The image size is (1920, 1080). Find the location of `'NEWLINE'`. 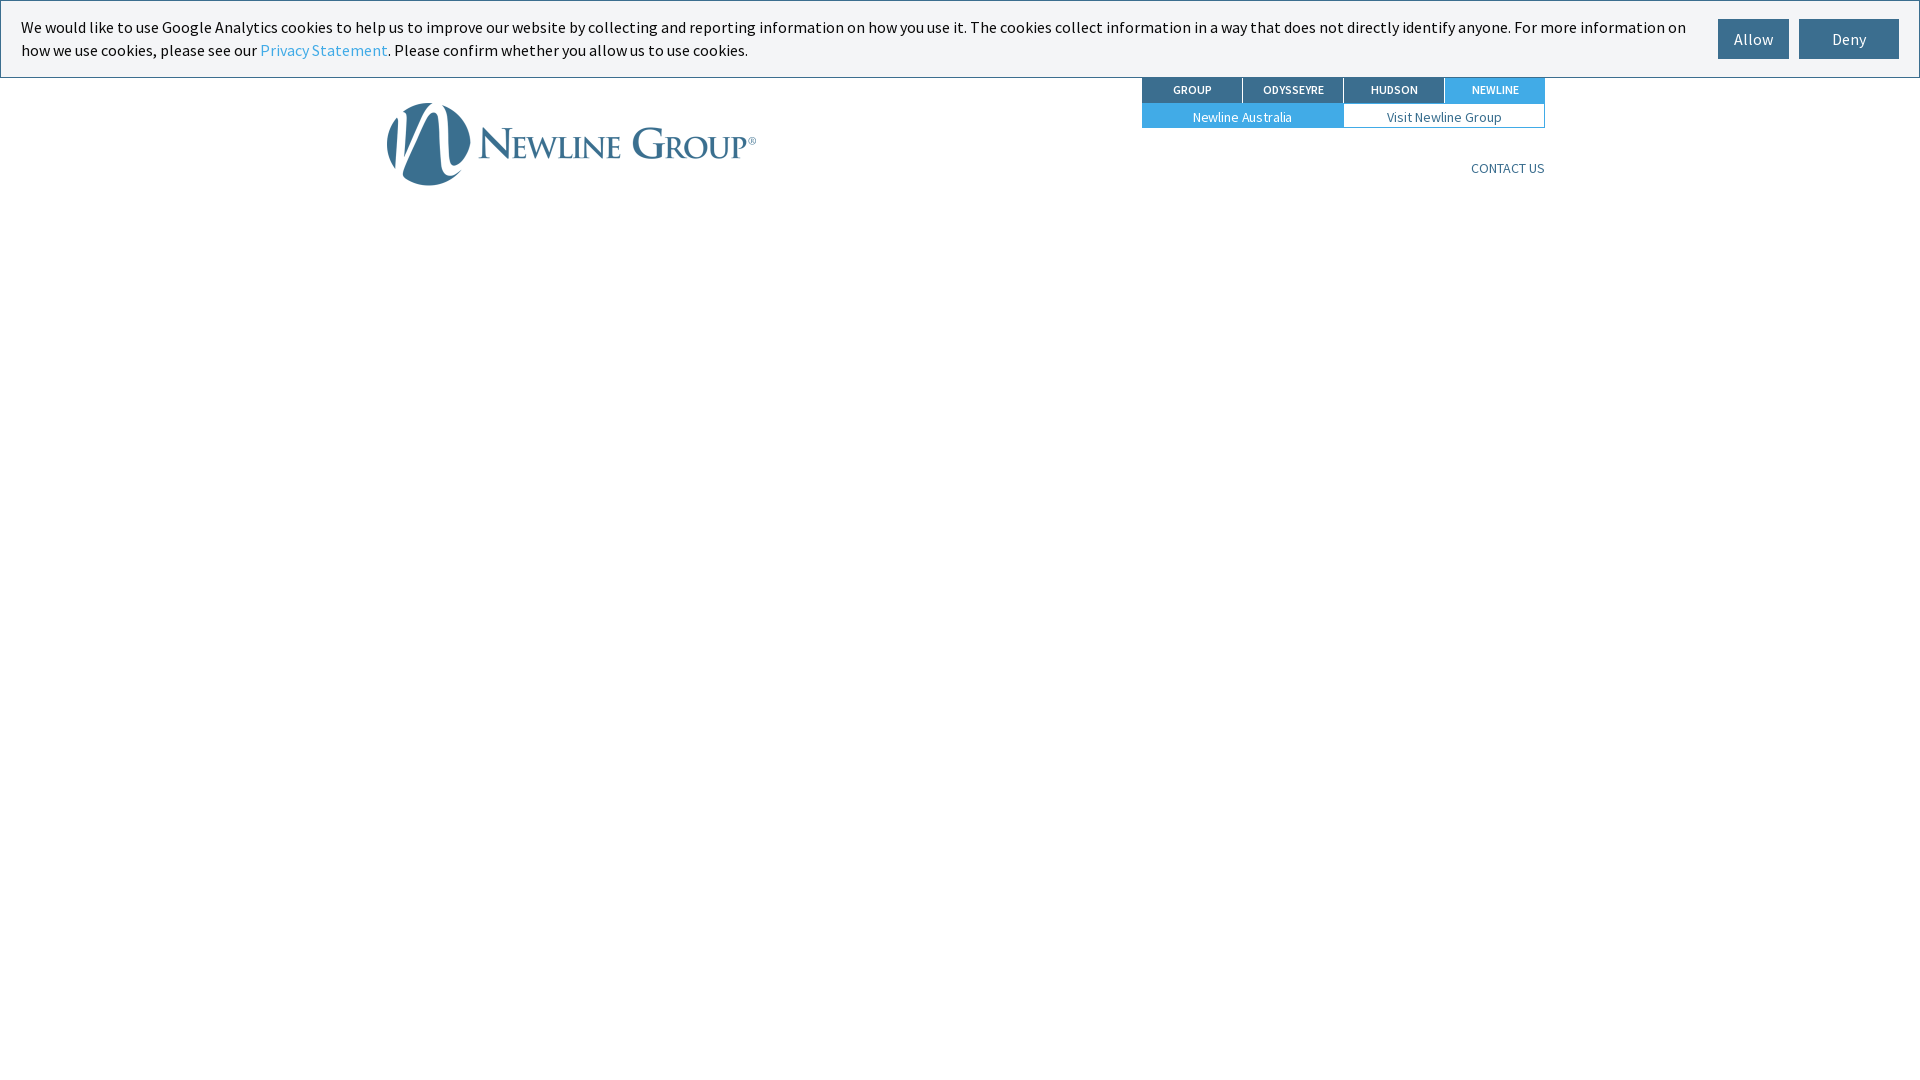

'NEWLINE' is located at coordinates (1494, 88).